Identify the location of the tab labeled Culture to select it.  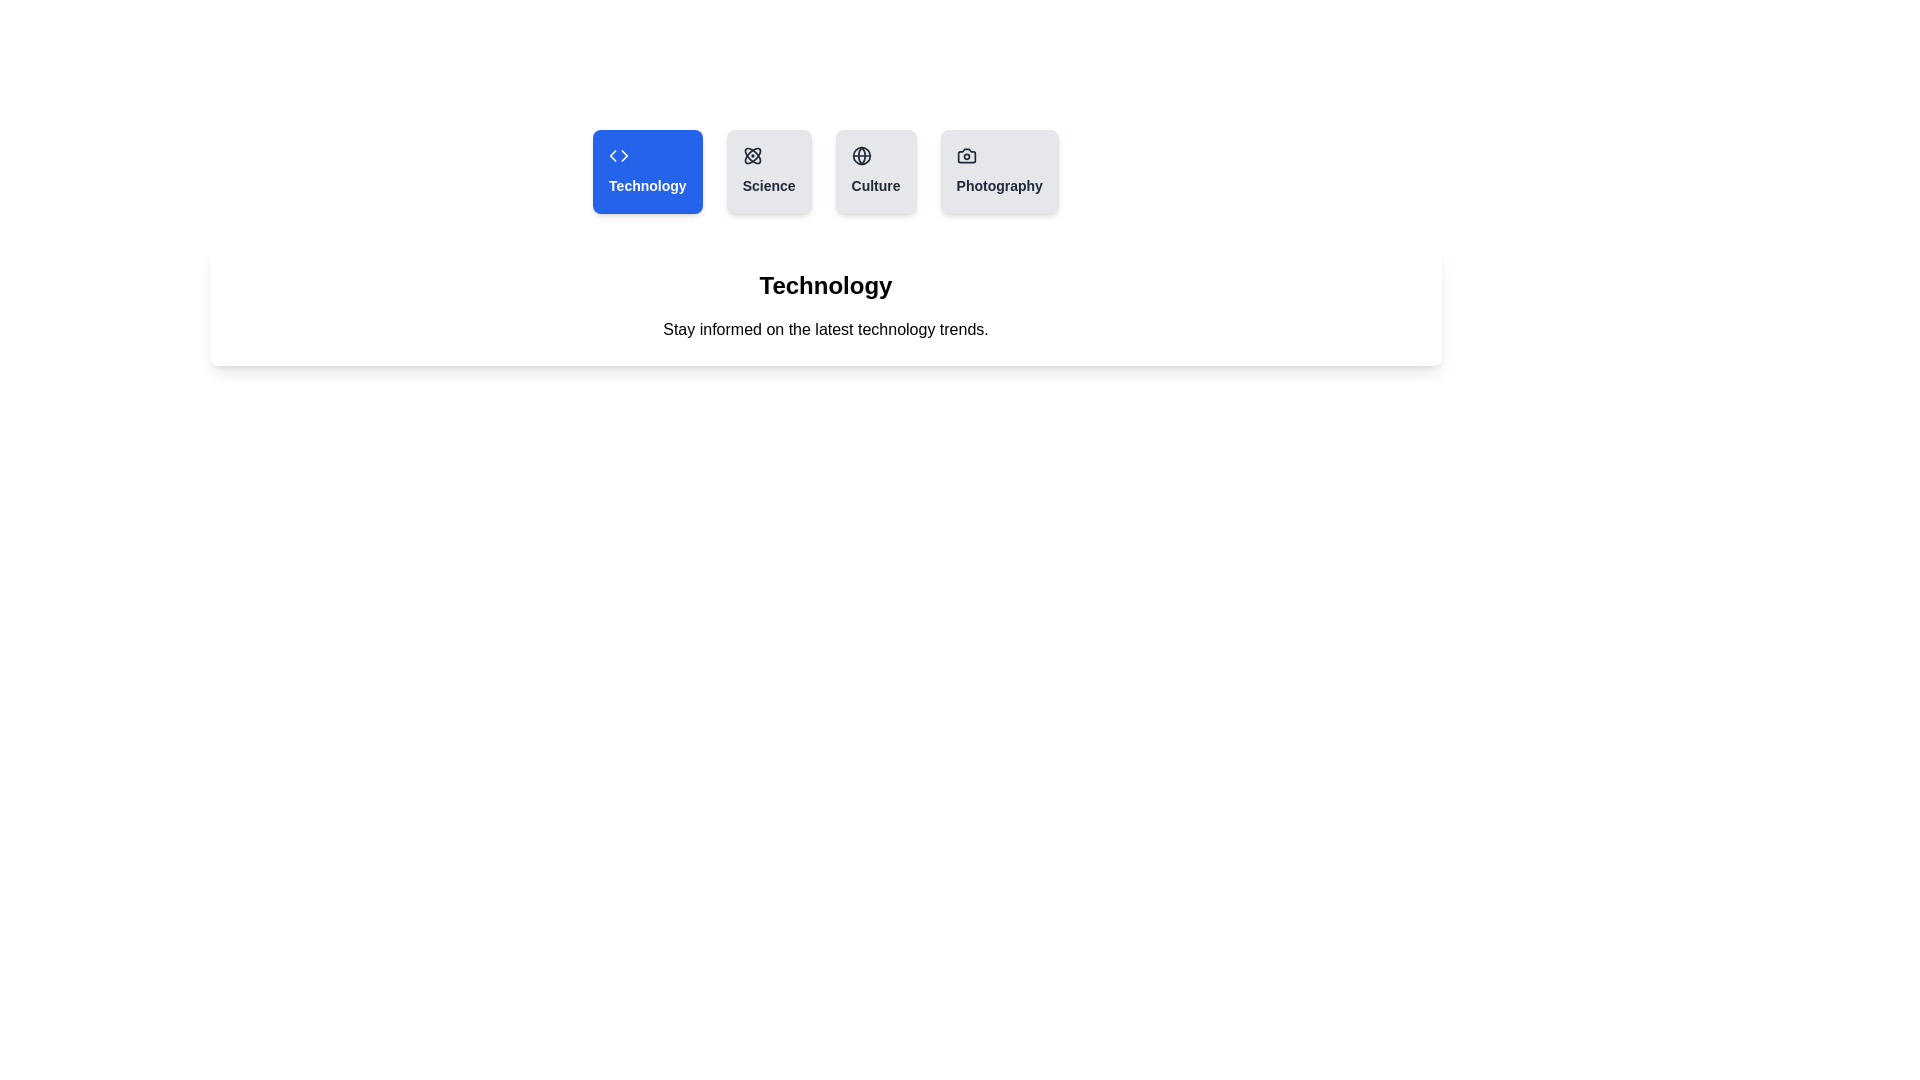
(876, 171).